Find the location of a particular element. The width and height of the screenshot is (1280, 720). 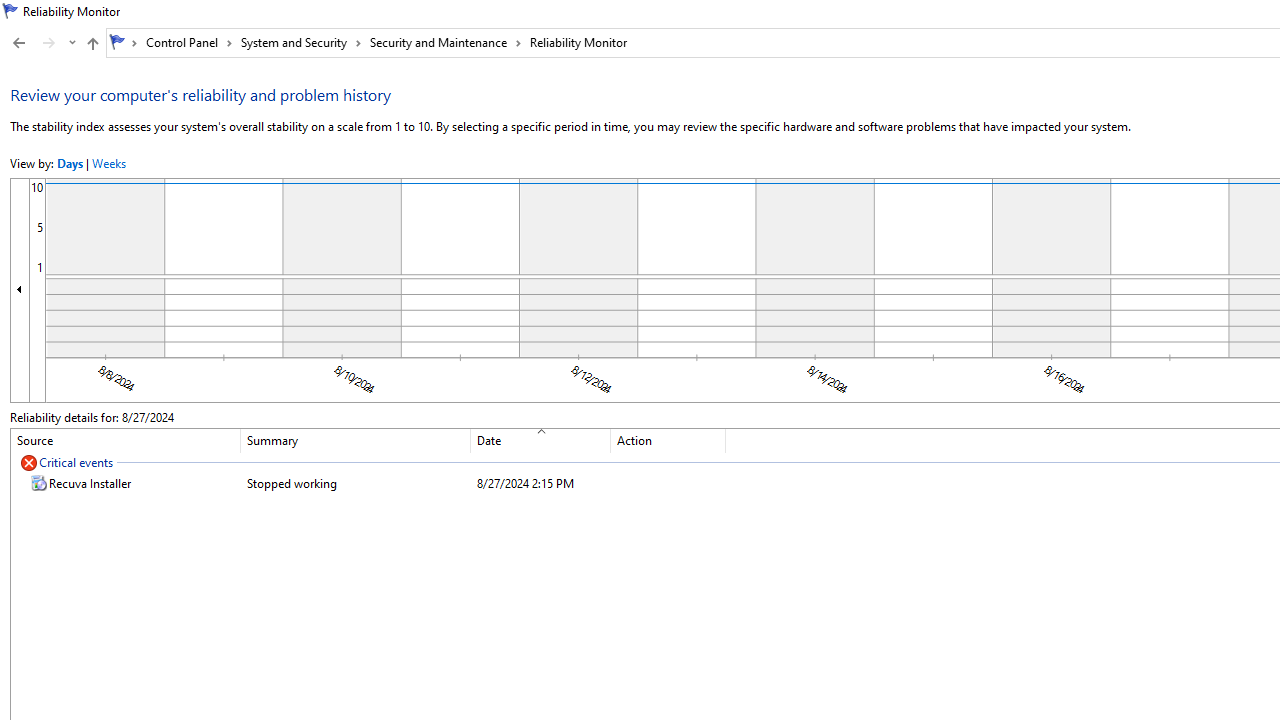

'Up band toolbar' is located at coordinates (91, 45).